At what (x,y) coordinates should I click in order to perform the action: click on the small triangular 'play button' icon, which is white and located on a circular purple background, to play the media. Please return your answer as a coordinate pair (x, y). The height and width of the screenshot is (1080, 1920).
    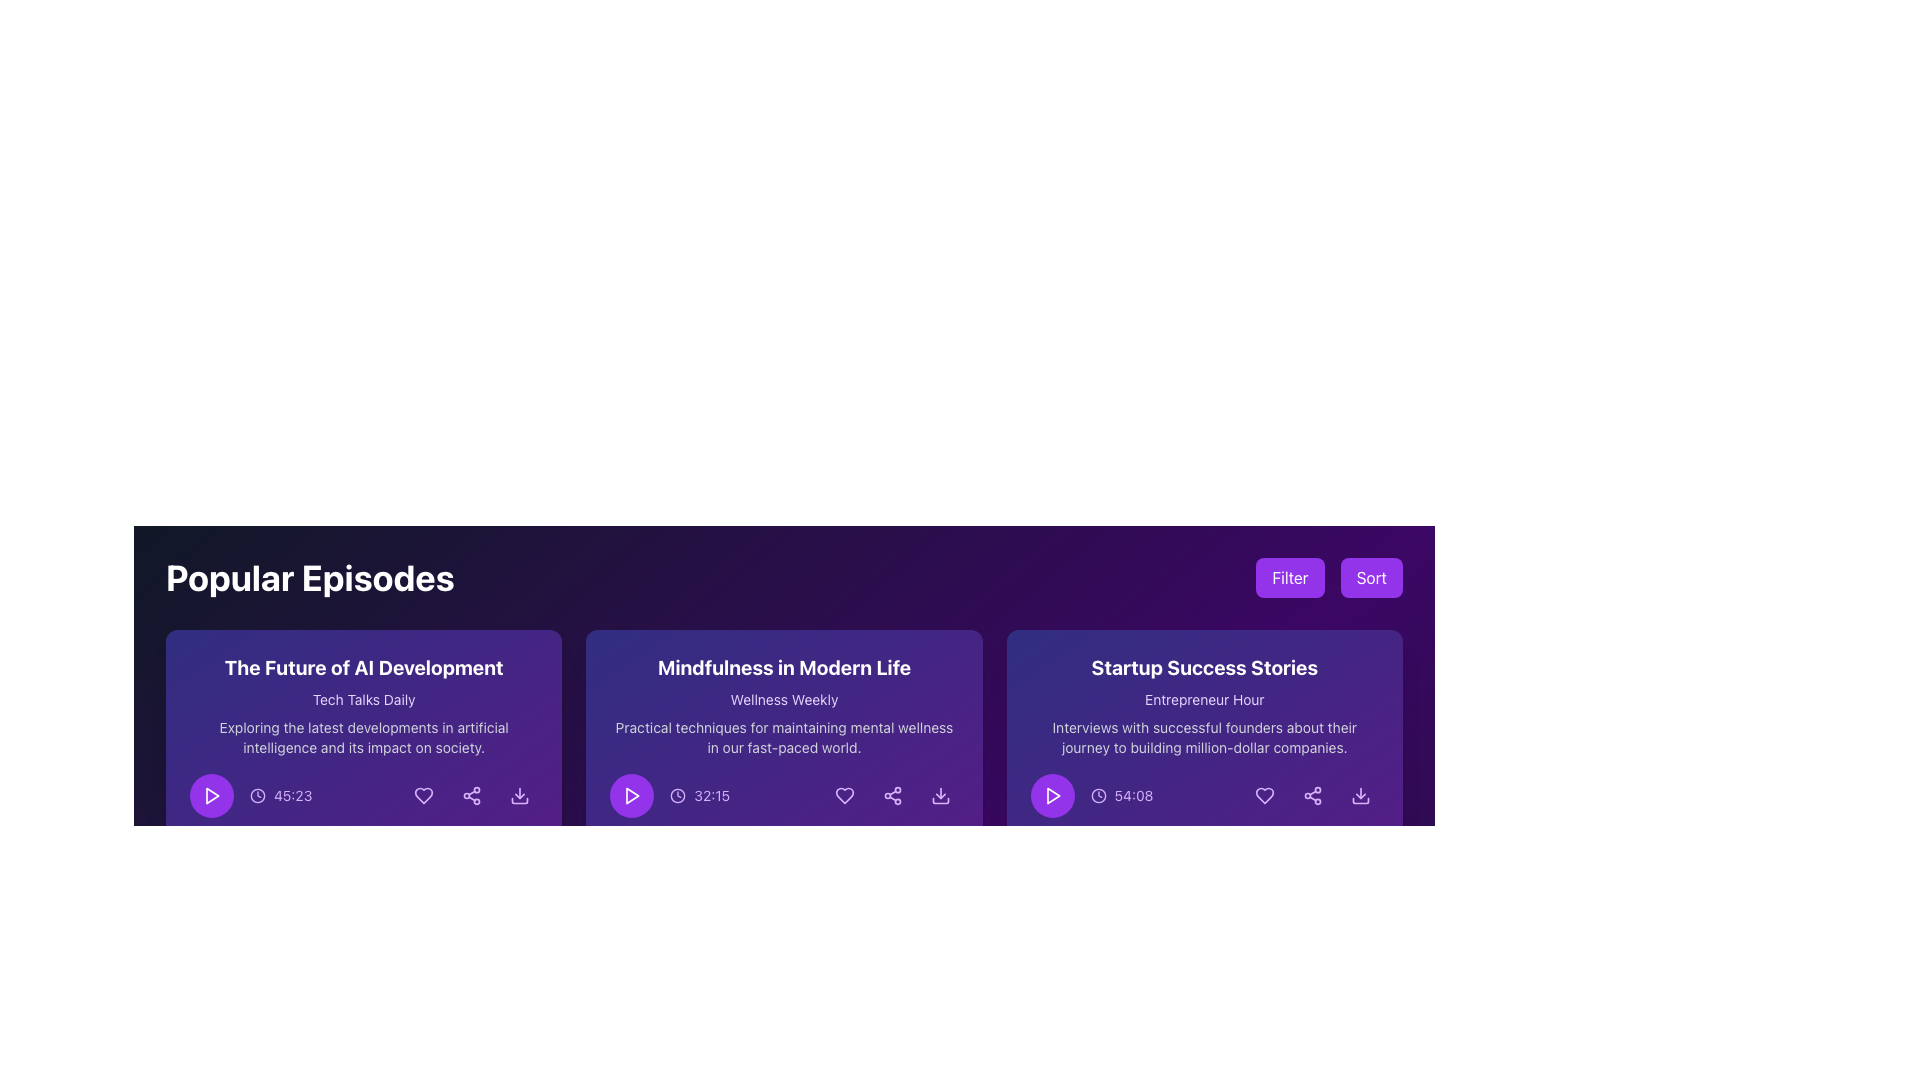
    Looking at the image, I should click on (632, 794).